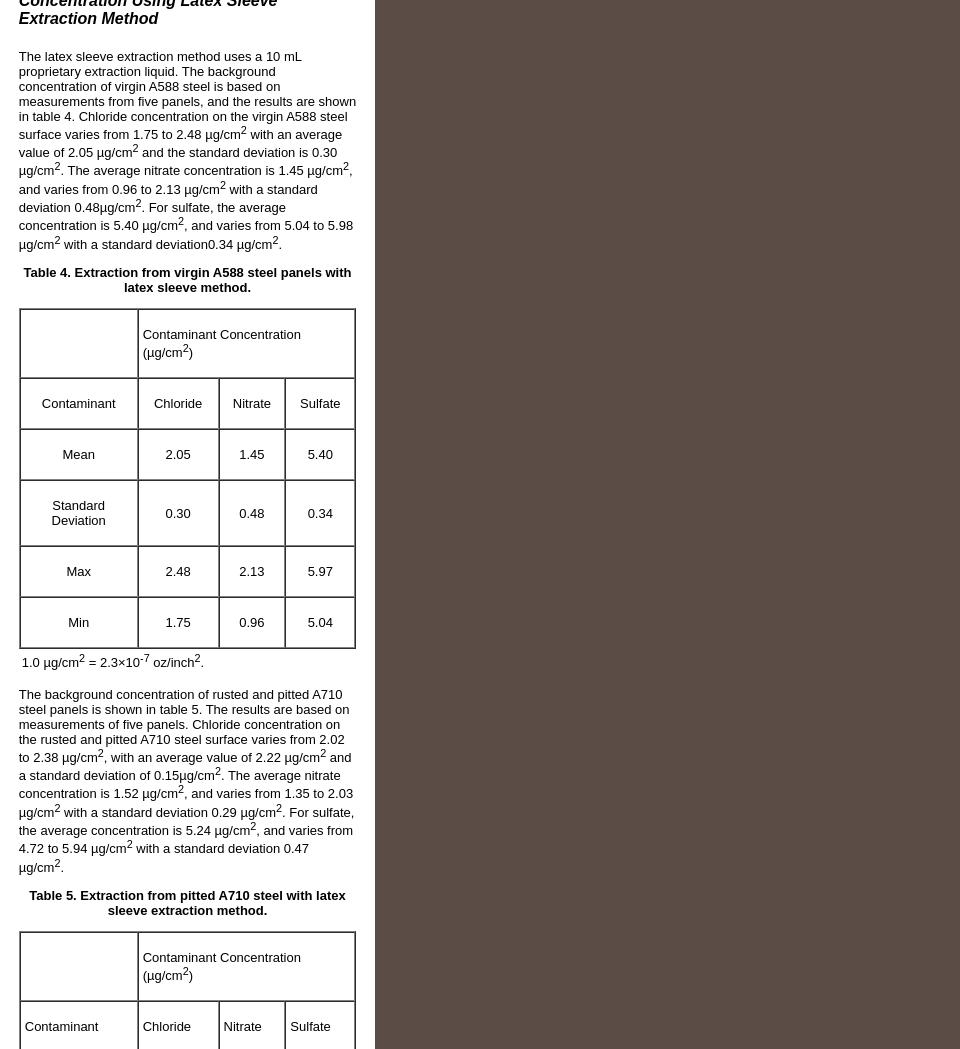  I want to click on 'with a standard deviation 0.29 µg/cm', so click(167, 811).